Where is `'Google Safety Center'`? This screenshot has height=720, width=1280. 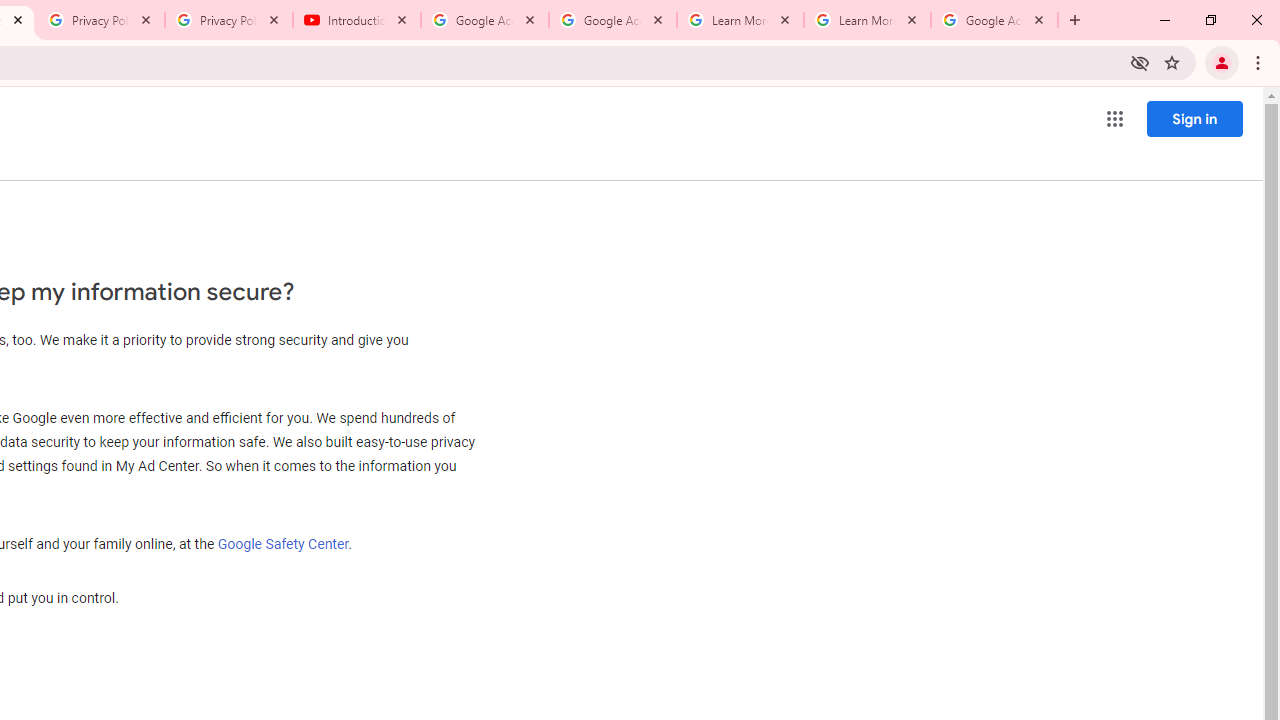 'Google Safety Center' is located at coordinates (282, 543).